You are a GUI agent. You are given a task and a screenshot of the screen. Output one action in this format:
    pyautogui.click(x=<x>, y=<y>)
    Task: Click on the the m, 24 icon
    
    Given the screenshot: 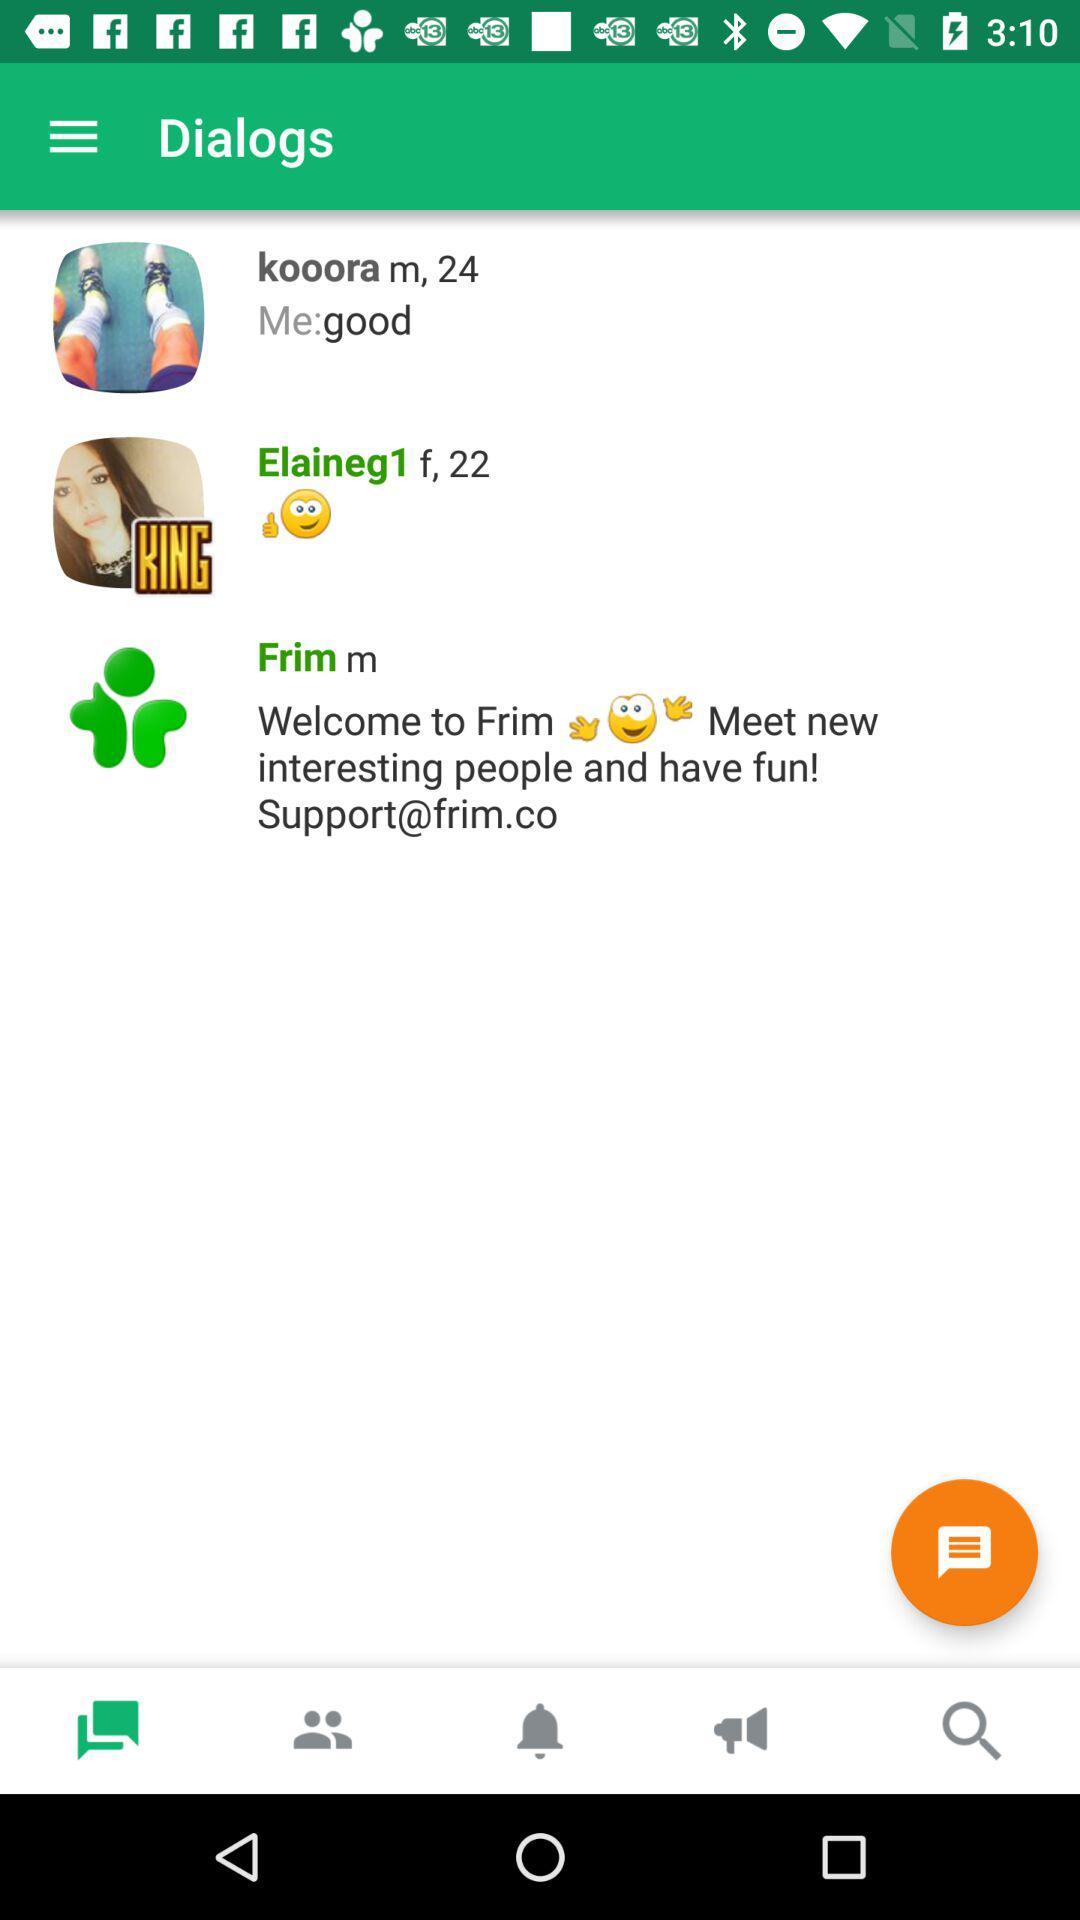 What is the action you would take?
    pyautogui.click(x=432, y=266)
    